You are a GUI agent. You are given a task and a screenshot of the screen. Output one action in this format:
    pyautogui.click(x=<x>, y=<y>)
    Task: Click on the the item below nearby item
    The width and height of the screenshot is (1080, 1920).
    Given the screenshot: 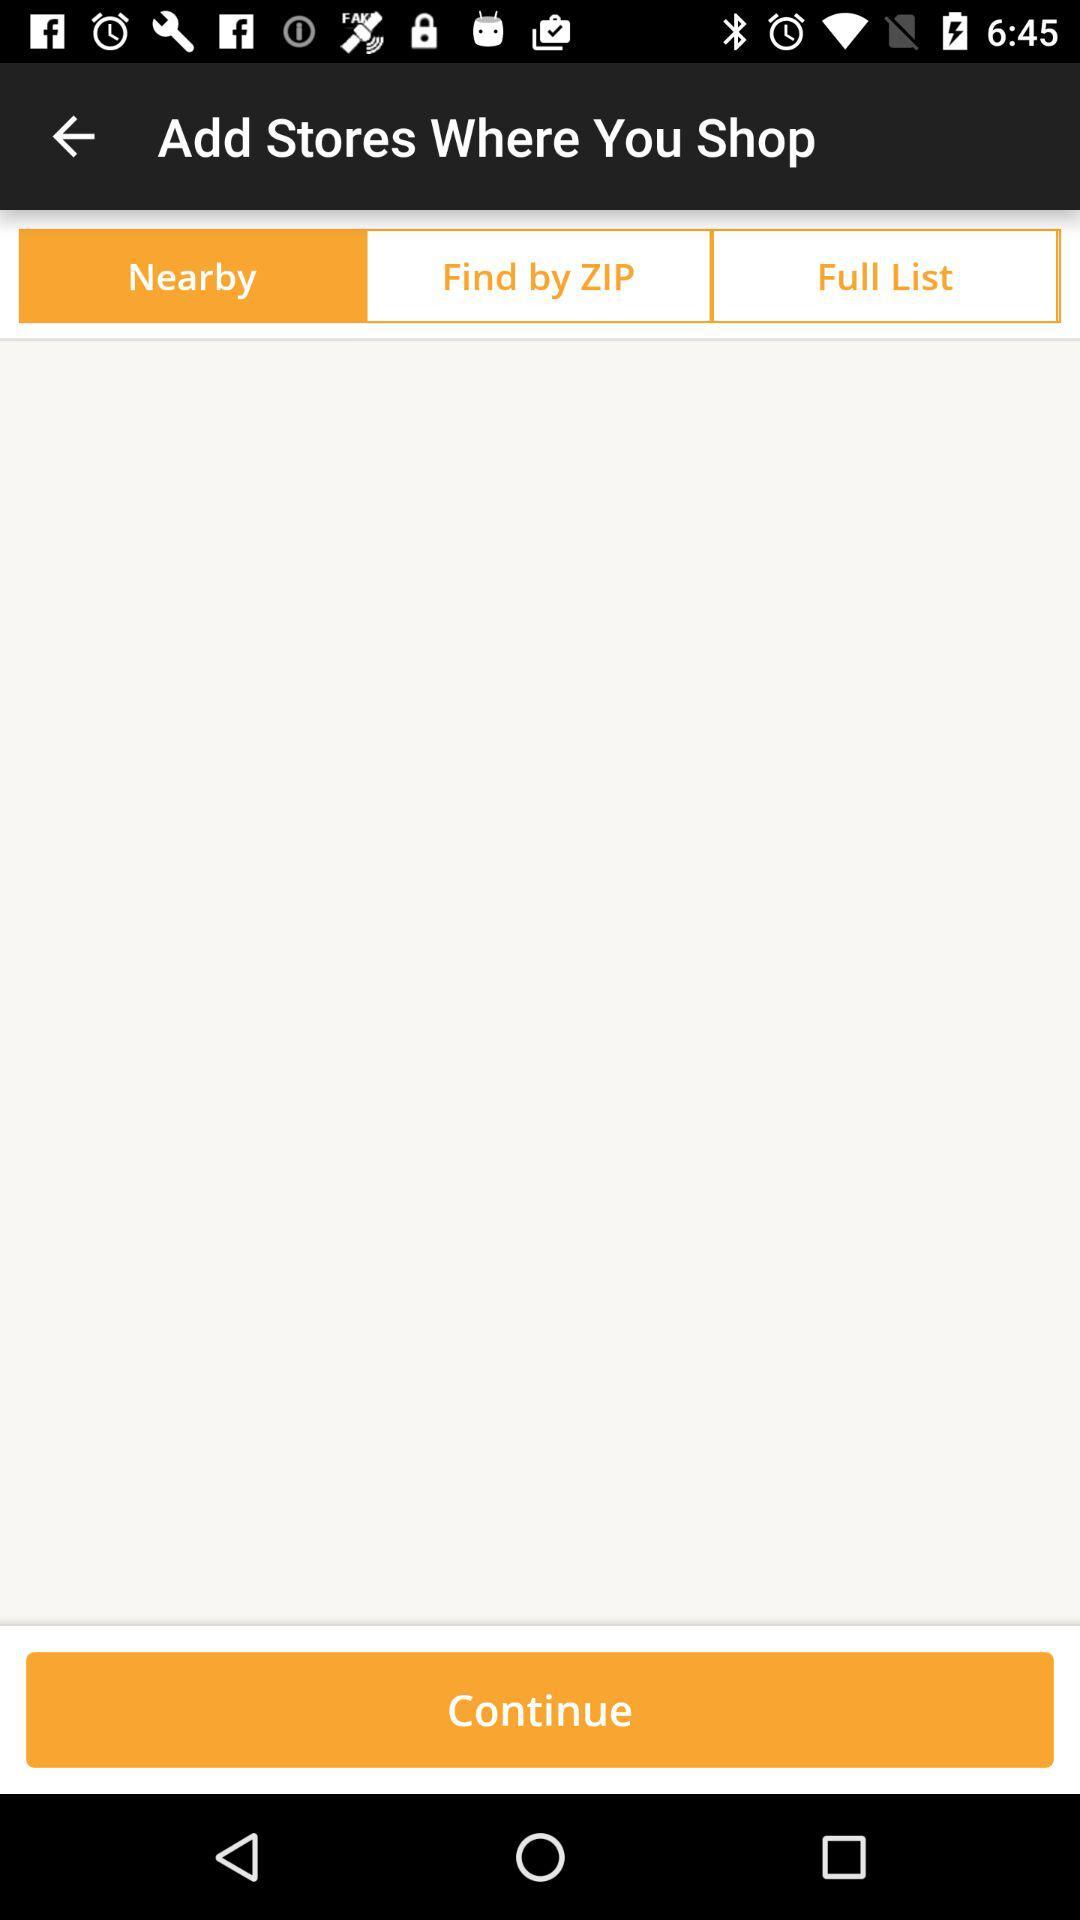 What is the action you would take?
    pyautogui.click(x=540, y=339)
    